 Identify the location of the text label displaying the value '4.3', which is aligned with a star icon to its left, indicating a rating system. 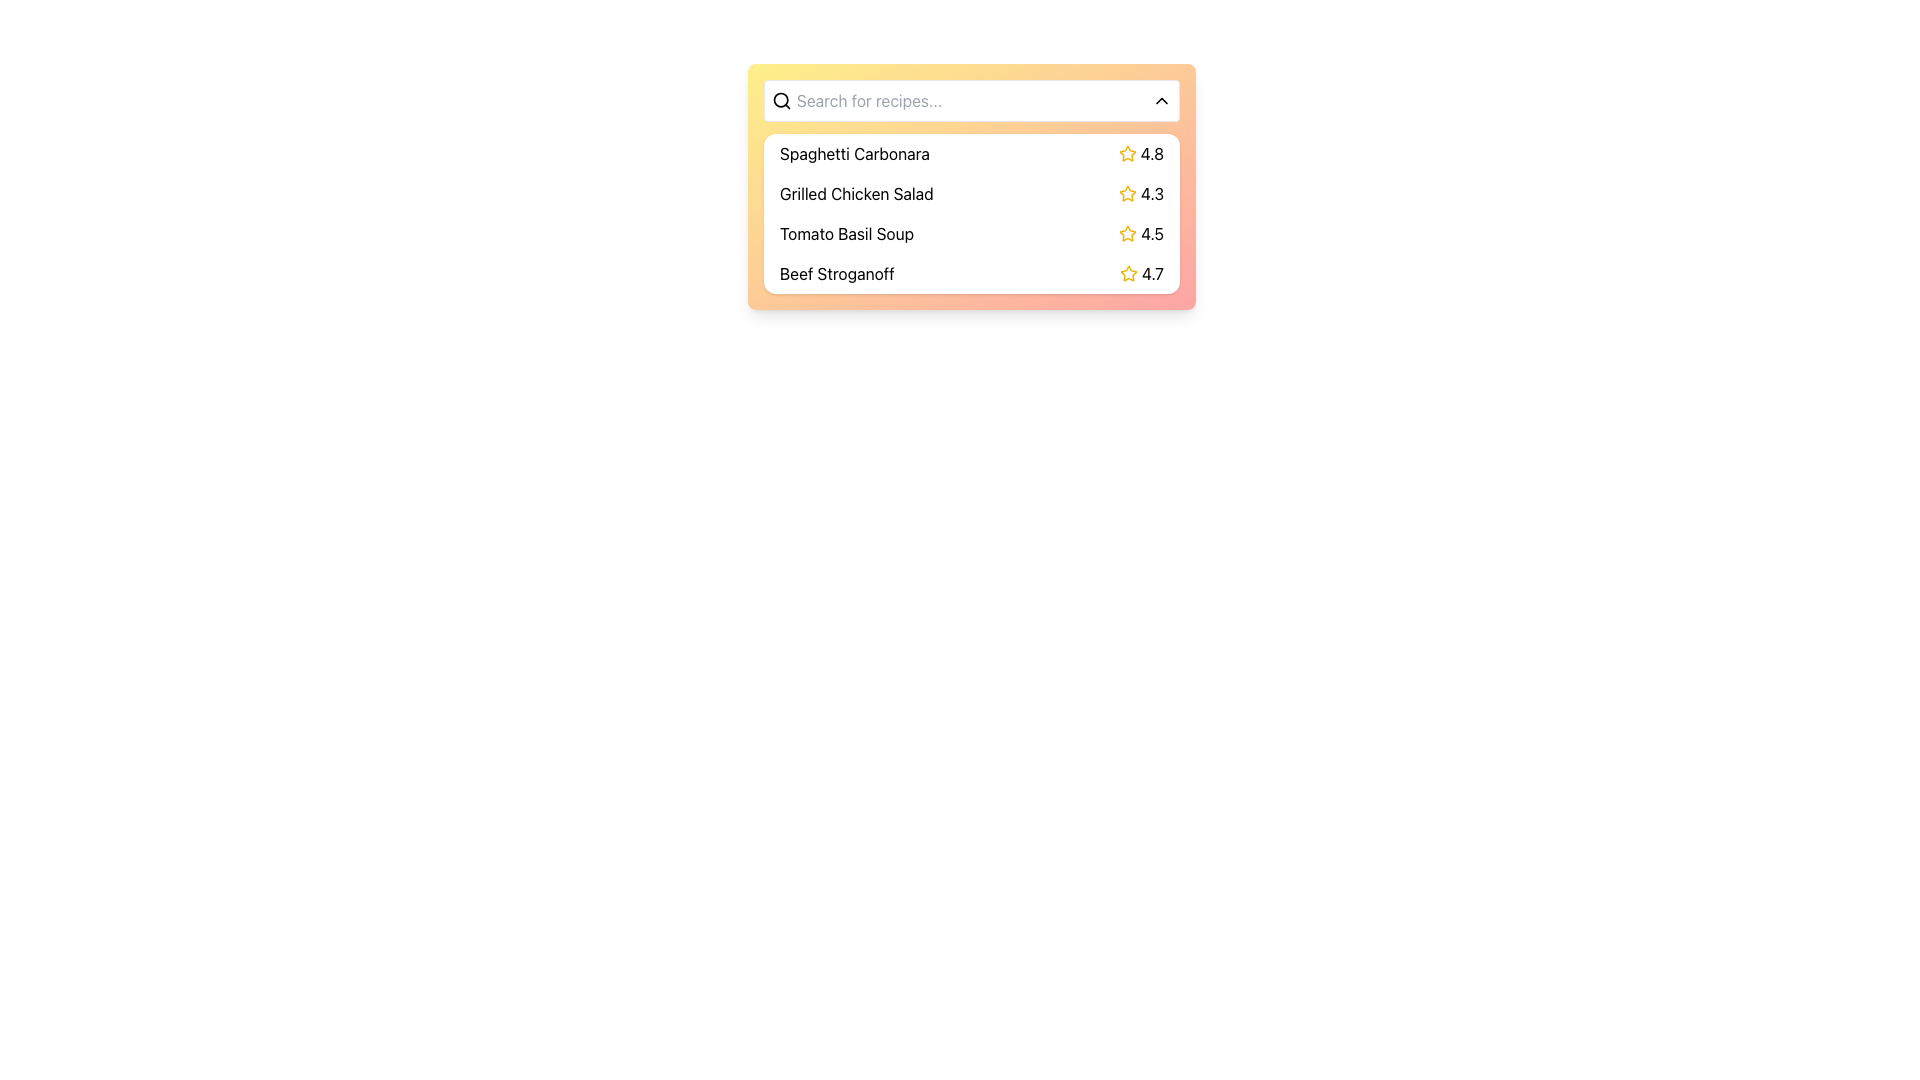
(1152, 193).